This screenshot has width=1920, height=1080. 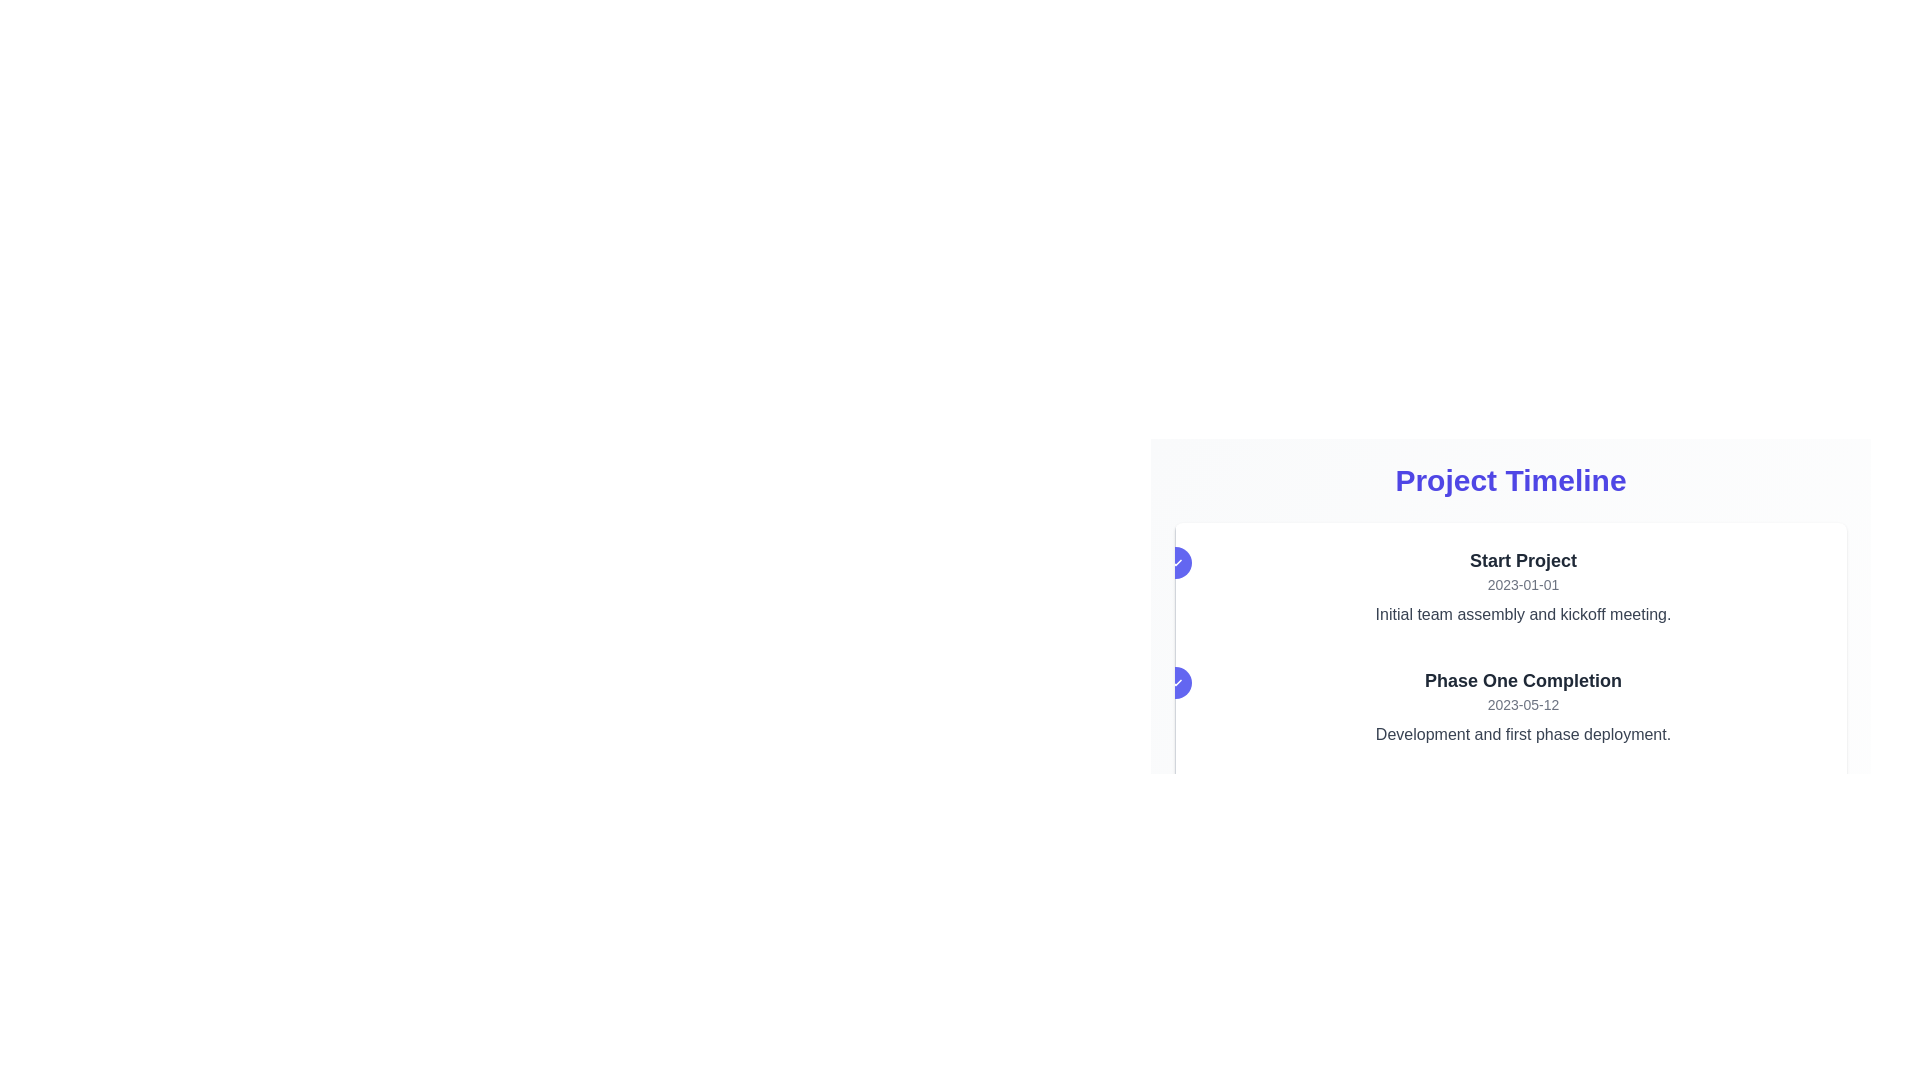 I want to click on the indigo circular button with a white downward-facing chevron icon, located beside the 'Phase One Completion' milestone, so click(x=1176, y=681).